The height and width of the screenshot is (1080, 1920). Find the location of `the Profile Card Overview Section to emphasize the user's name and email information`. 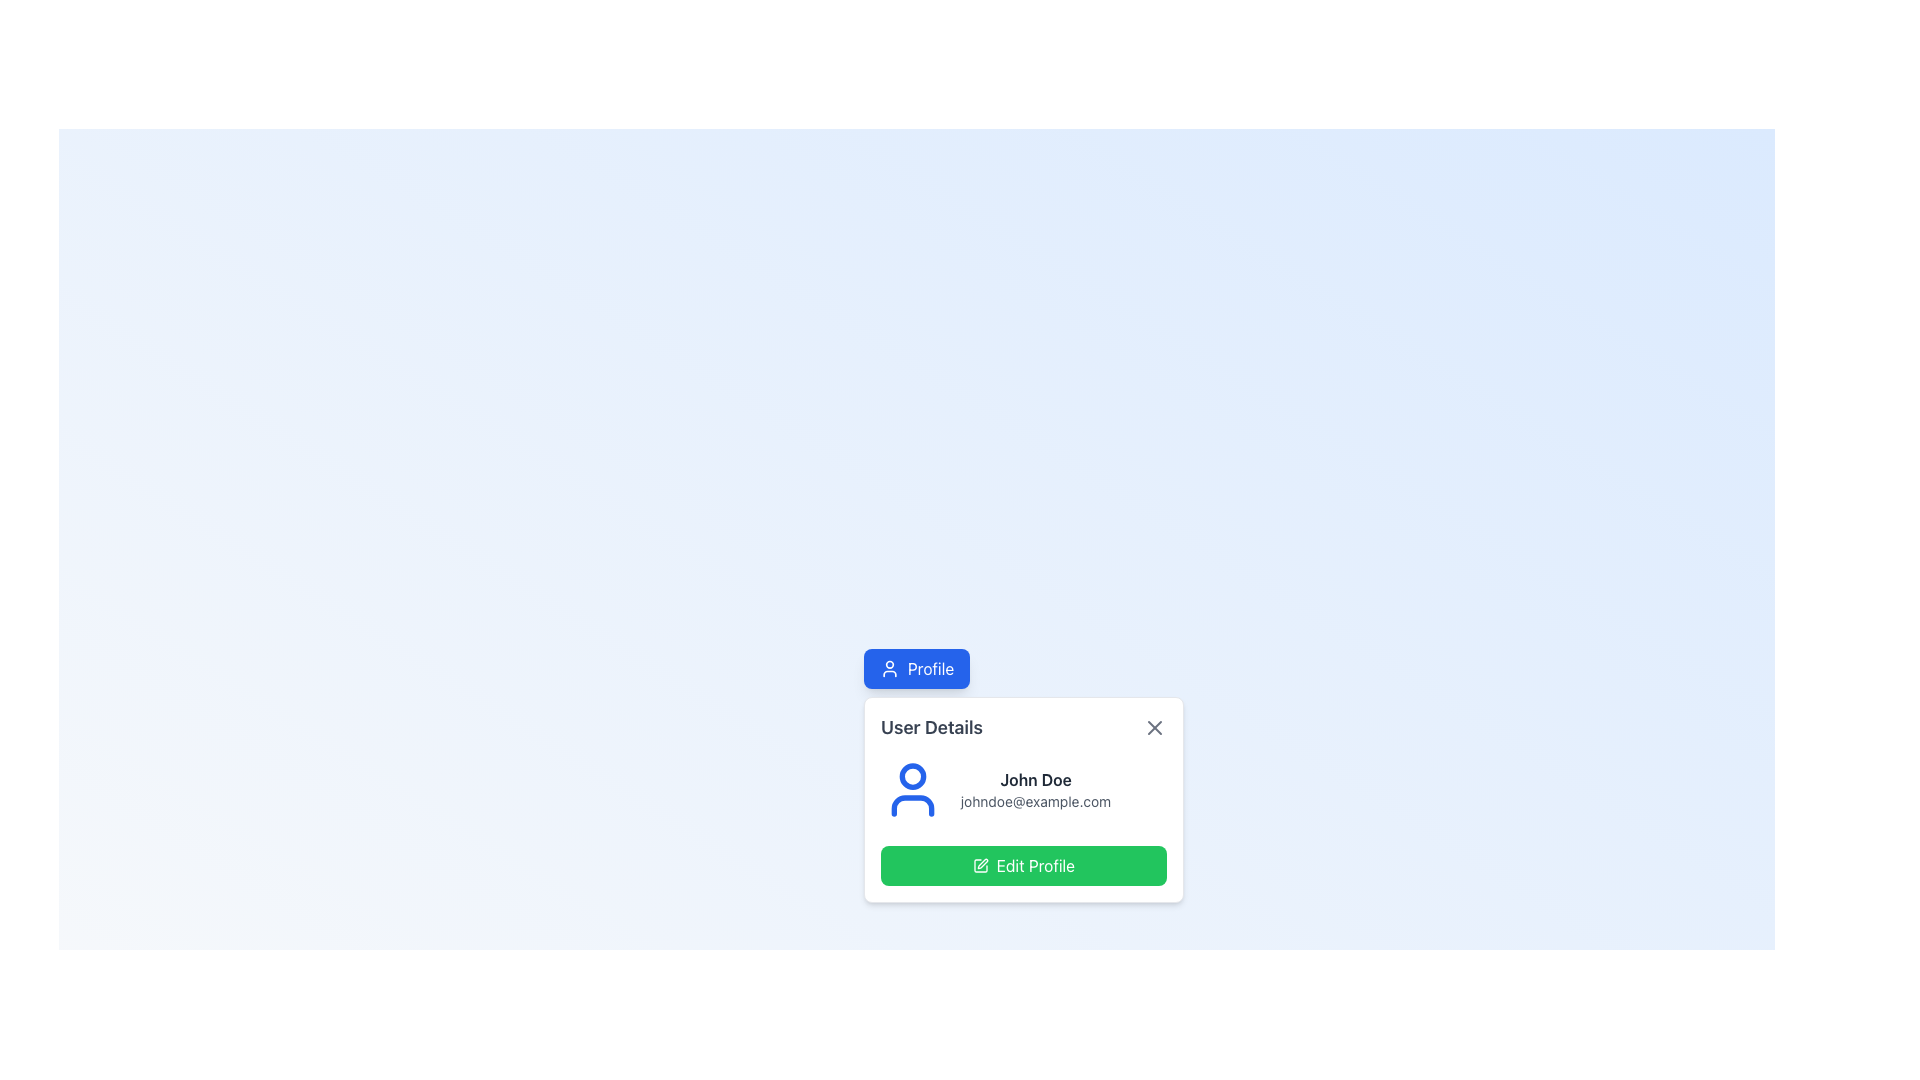

the Profile Card Overview Section to emphasize the user's name and email information is located at coordinates (1023, 821).